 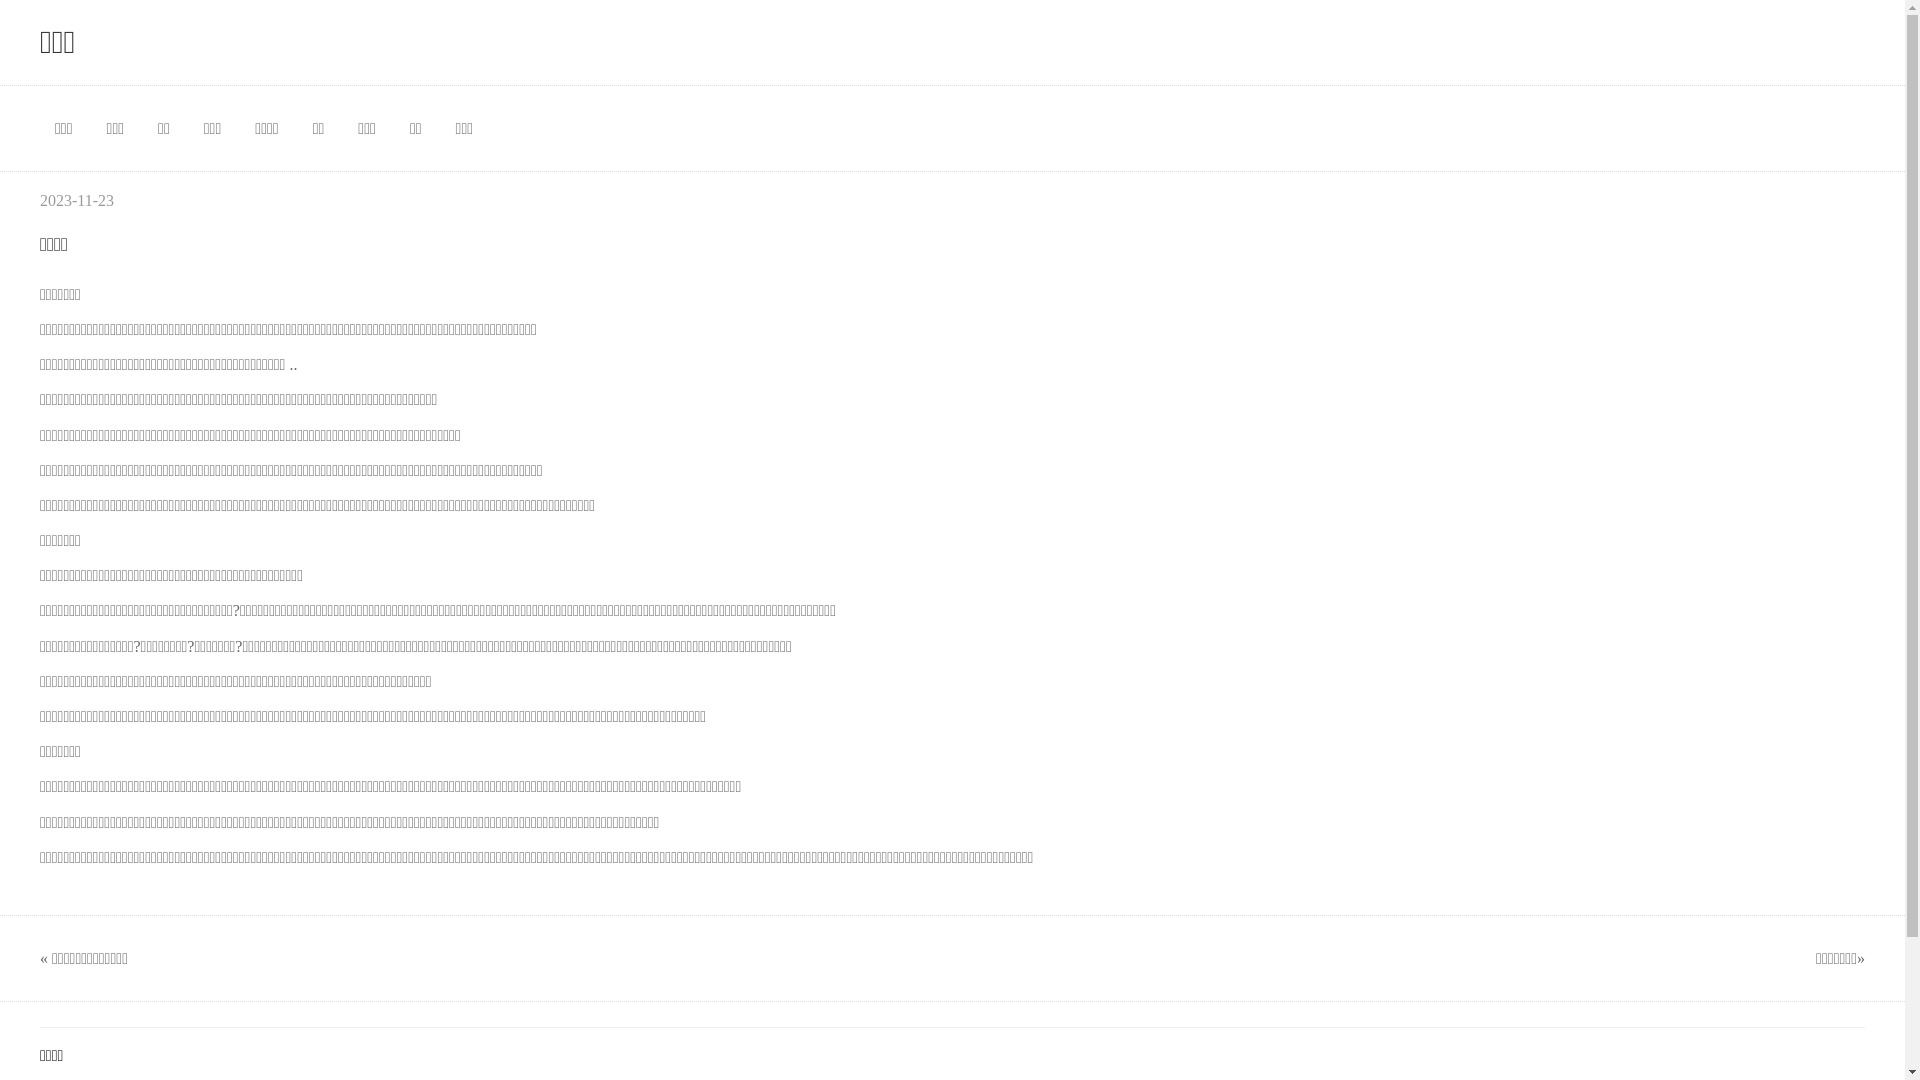 What do you see at coordinates (76, 200) in the screenshot?
I see `'2023-11-23'` at bounding box center [76, 200].